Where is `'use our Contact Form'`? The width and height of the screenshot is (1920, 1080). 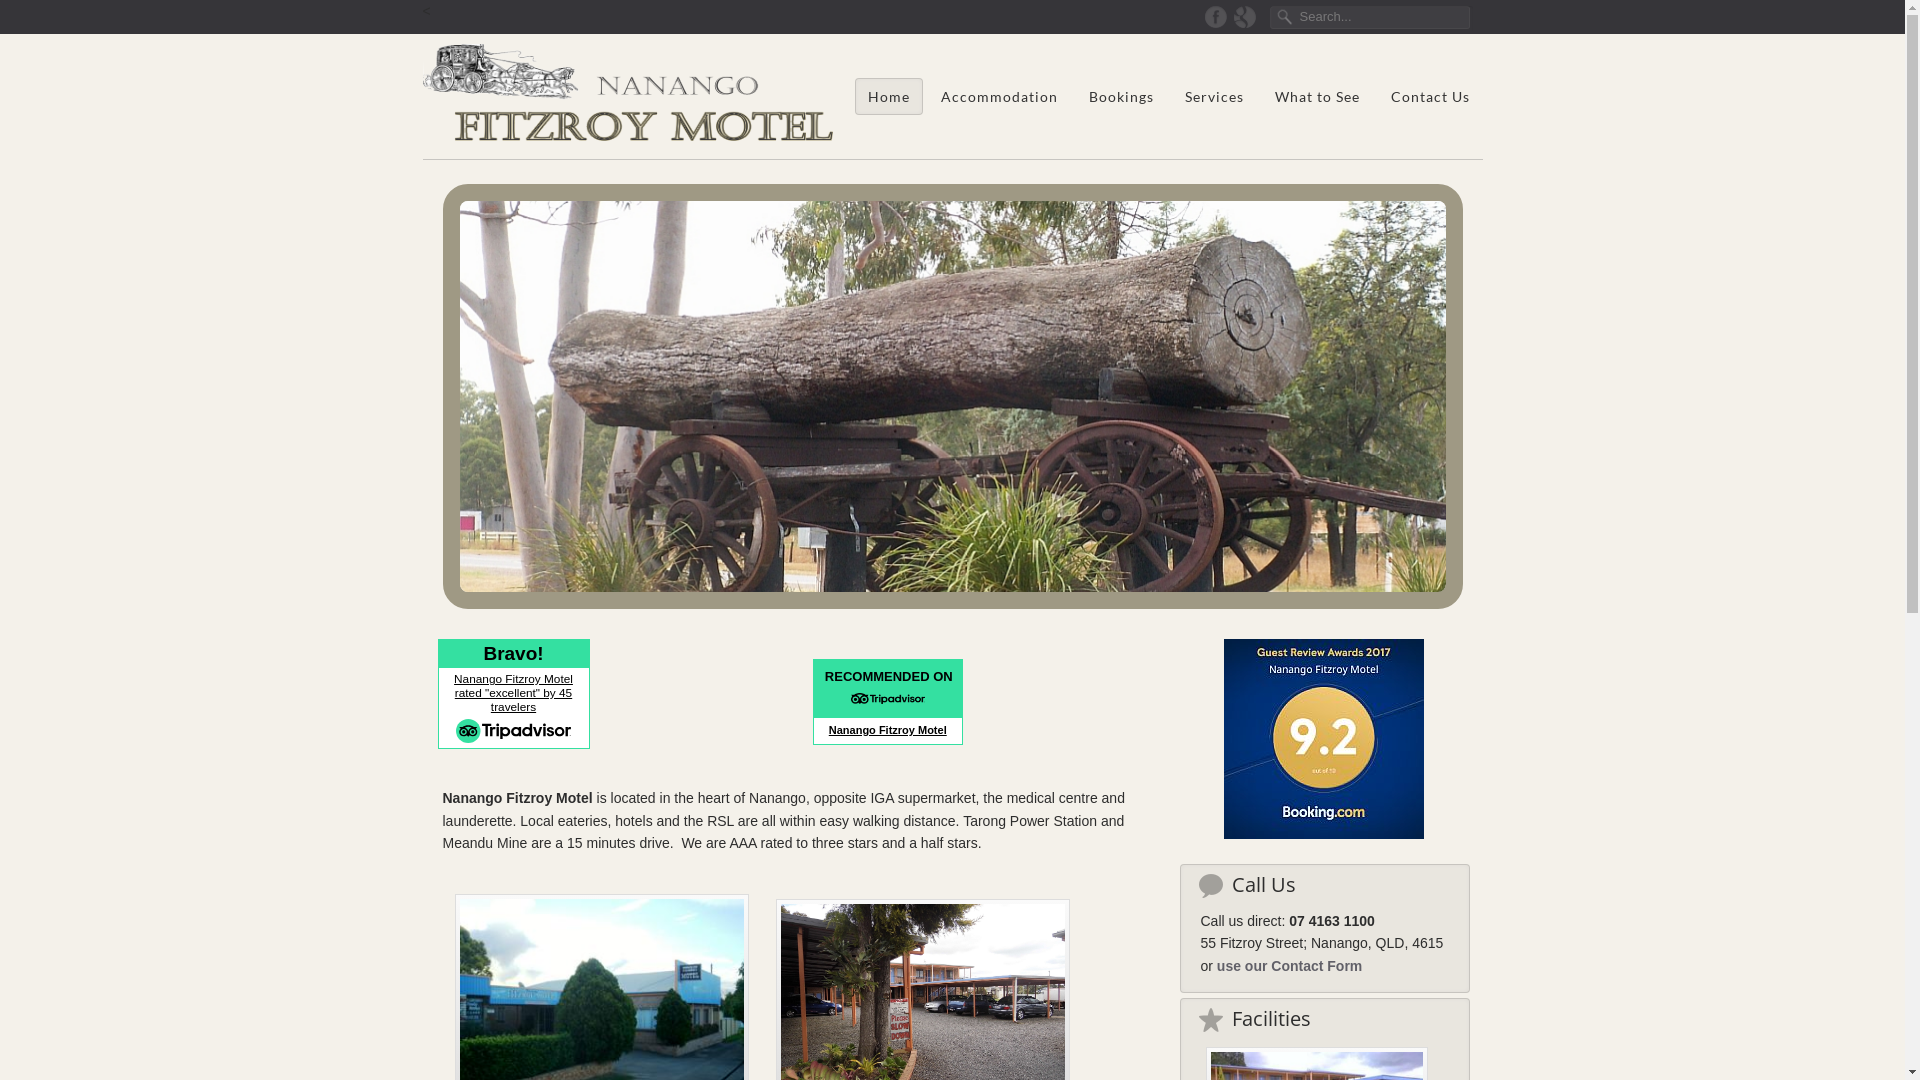 'use our Contact Form' is located at coordinates (1216, 964).